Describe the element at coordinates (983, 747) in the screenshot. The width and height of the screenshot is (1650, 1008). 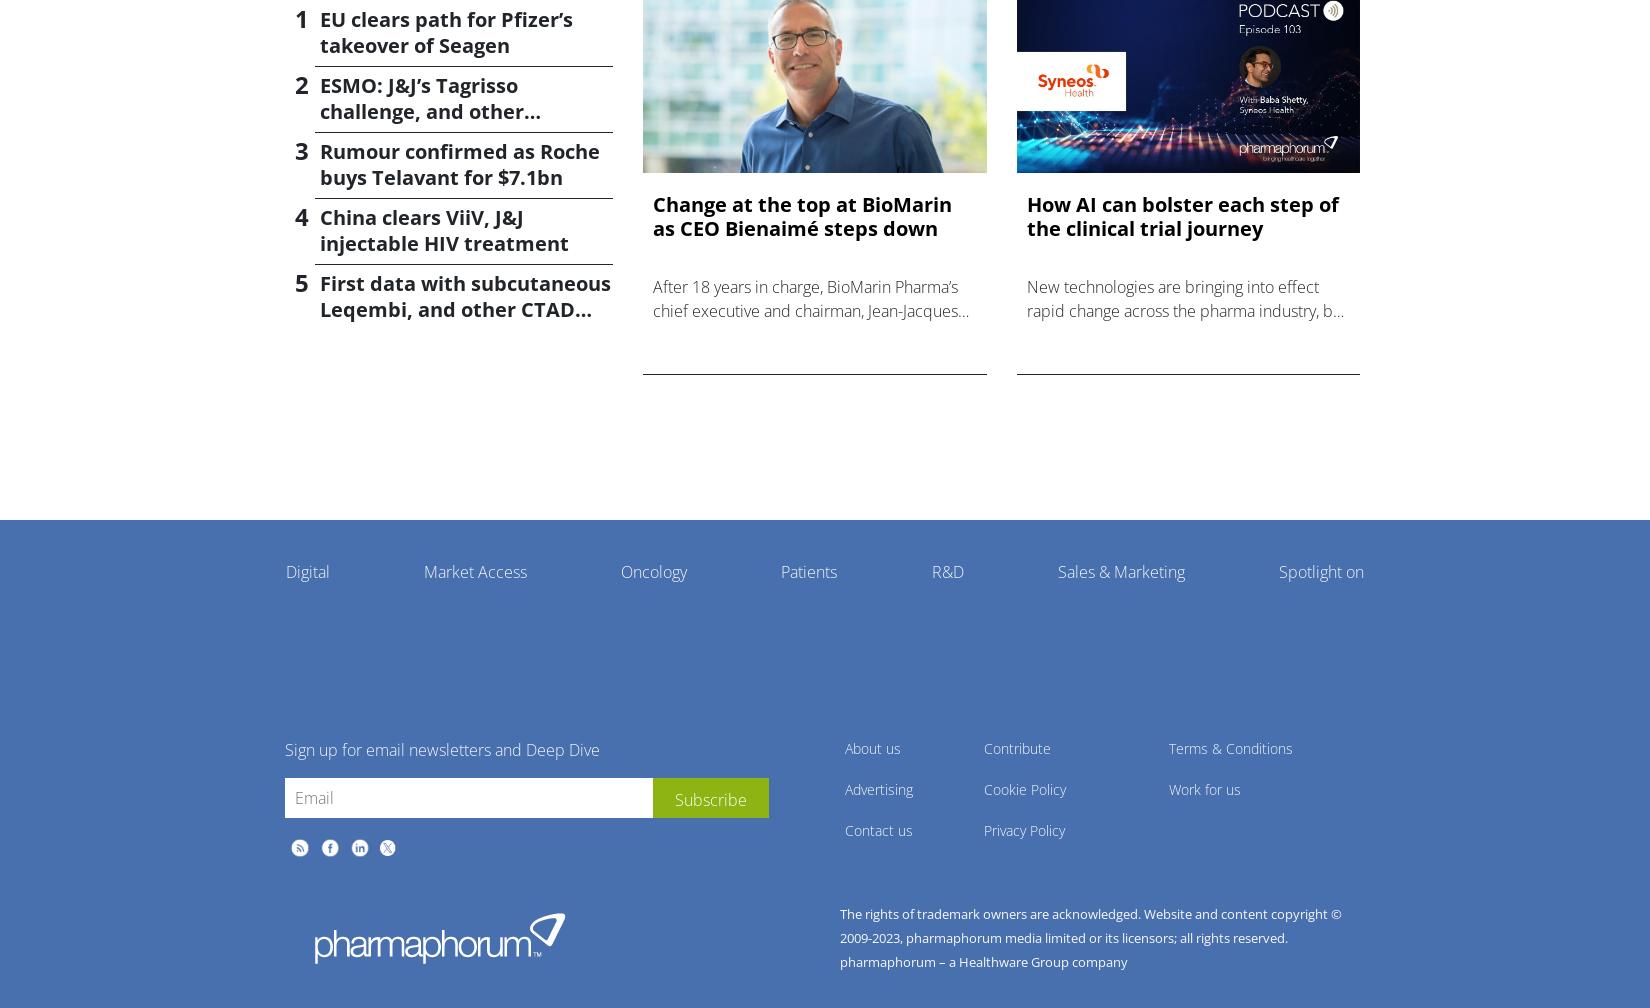
I see `'Contribute'` at that location.